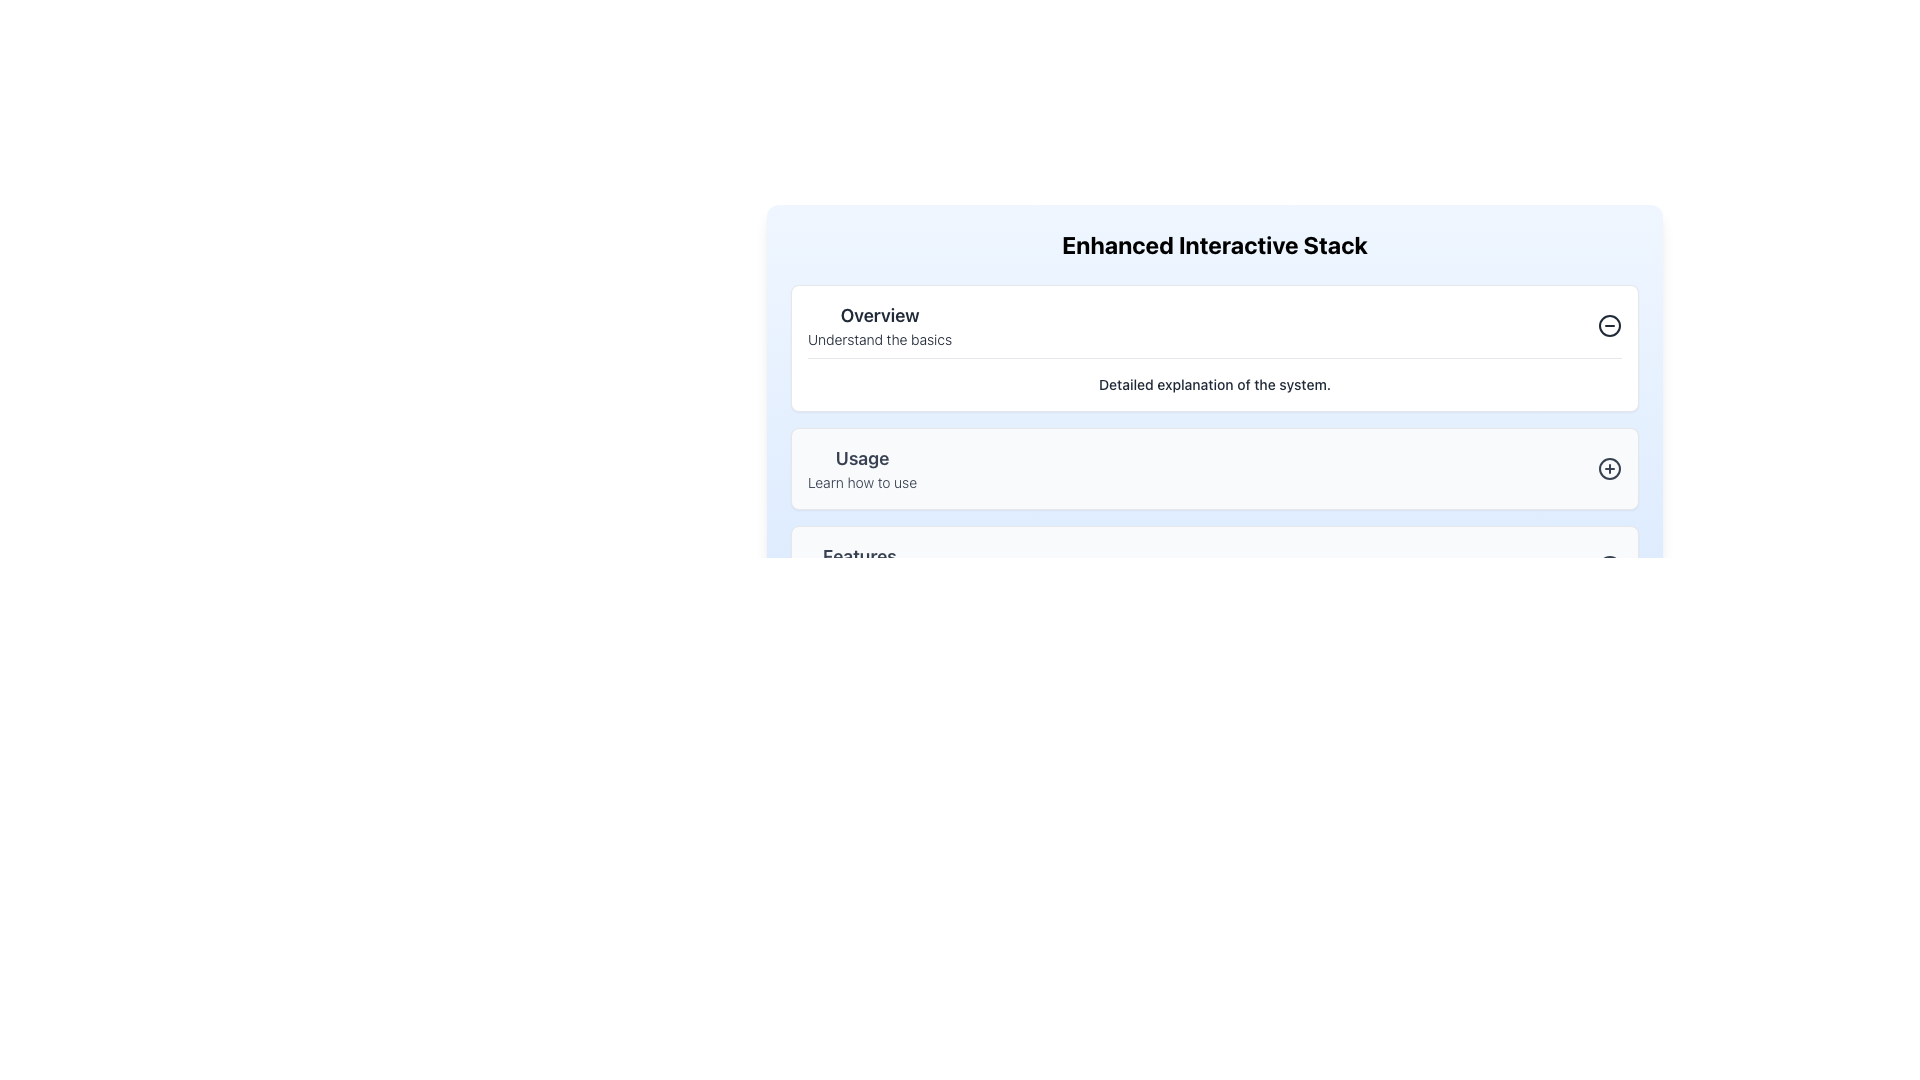 The width and height of the screenshot is (1920, 1080). Describe the element at coordinates (1609, 469) in the screenshot. I see `the IconButton located at the right end of the 'Usage' section` at that location.